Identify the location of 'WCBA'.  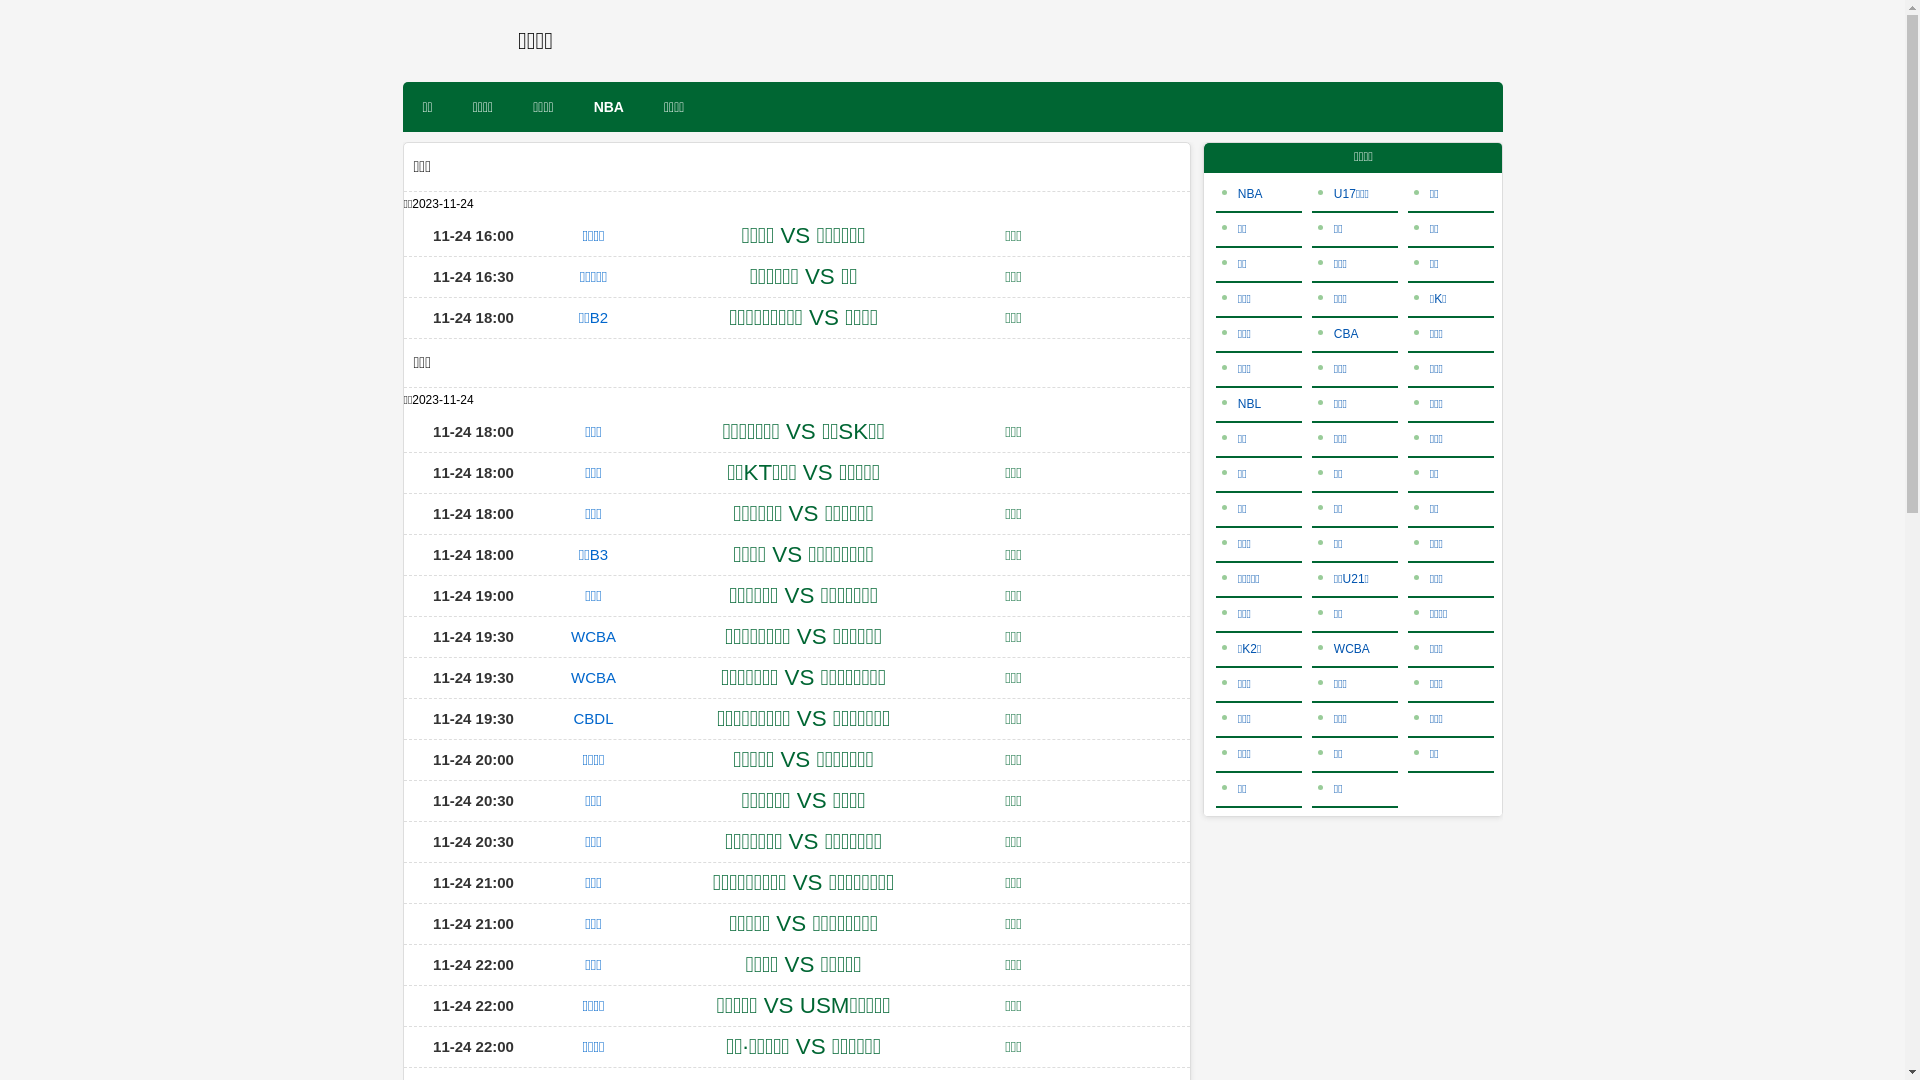
(592, 676).